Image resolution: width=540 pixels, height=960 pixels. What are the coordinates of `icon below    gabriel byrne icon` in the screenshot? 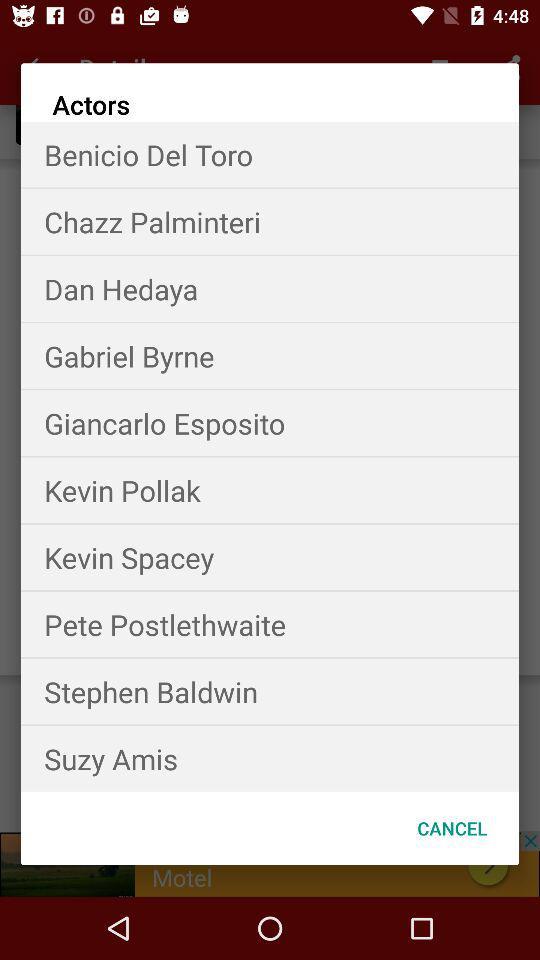 It's located at (270, 423).